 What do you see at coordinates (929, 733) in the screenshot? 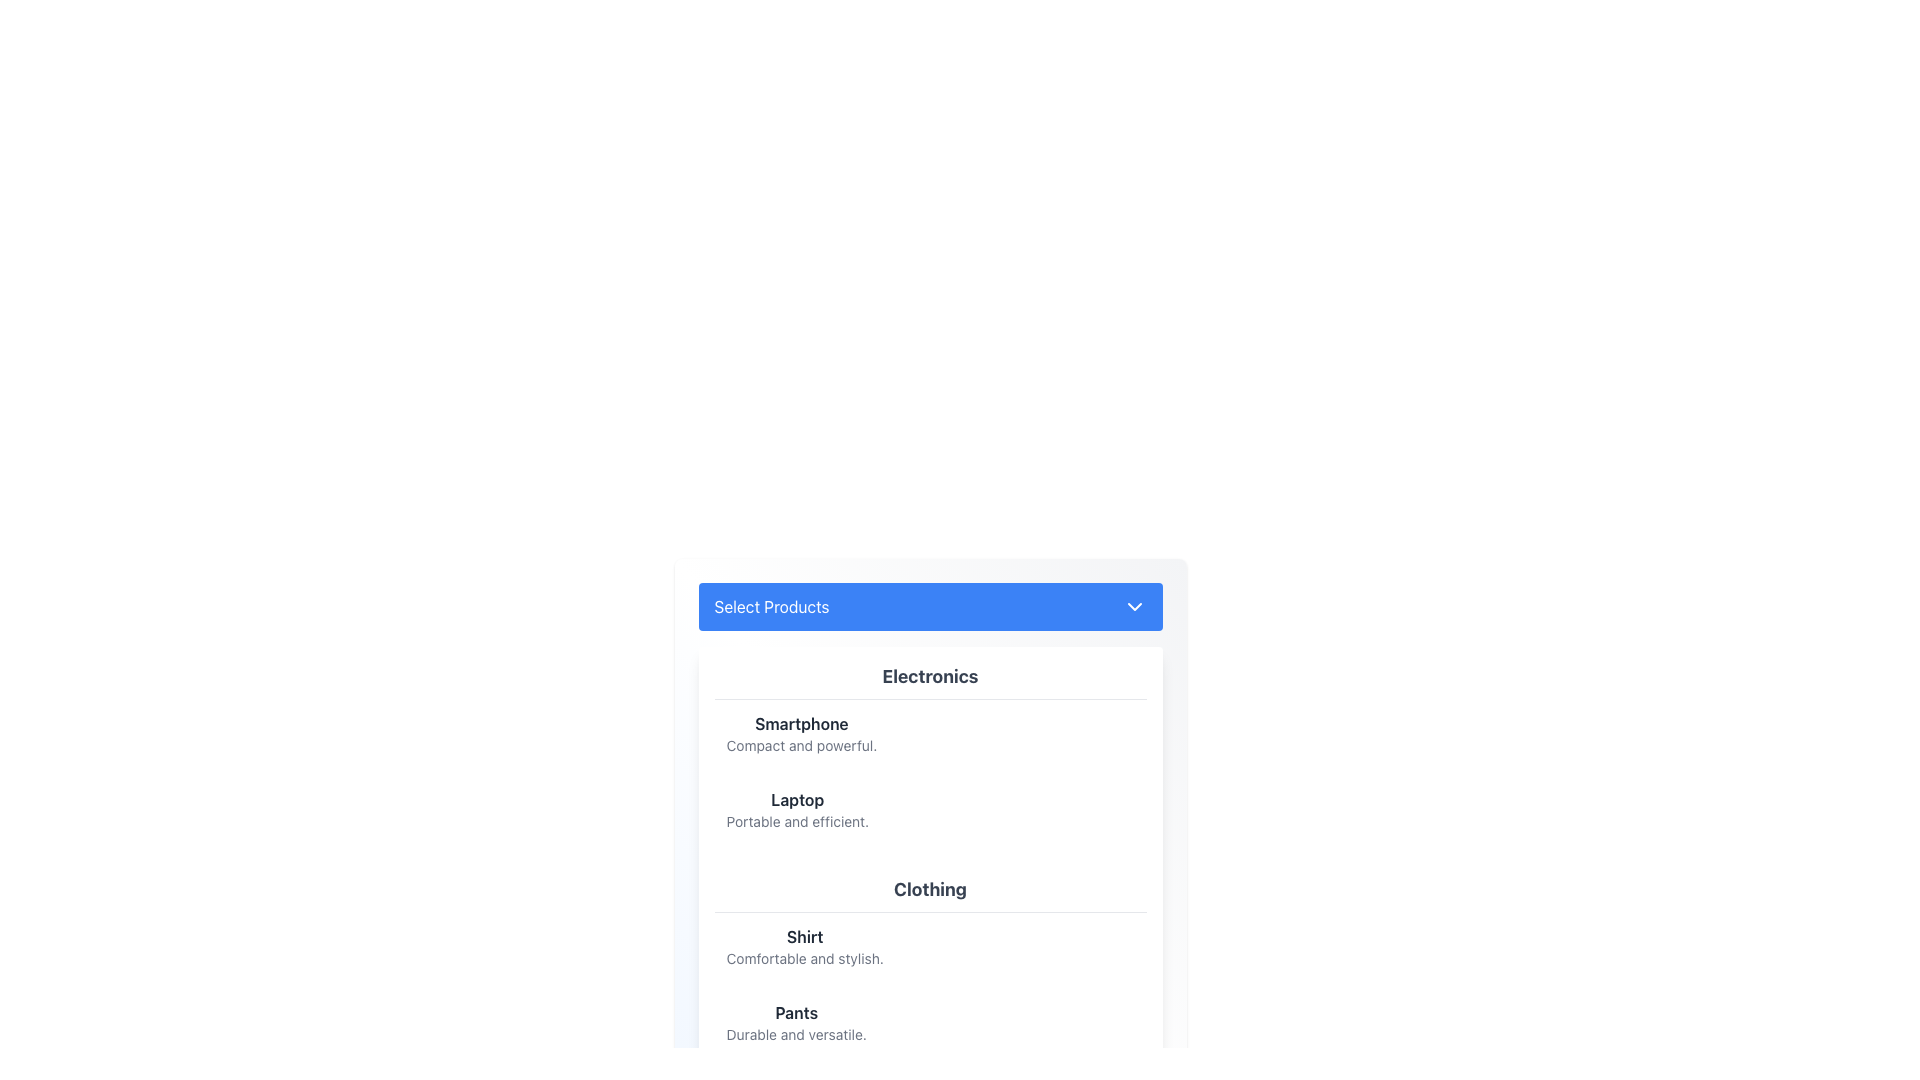
I see `the first list item titled 'Smartphone' in the 'Electronics' section` at bounding box center [929, 733].